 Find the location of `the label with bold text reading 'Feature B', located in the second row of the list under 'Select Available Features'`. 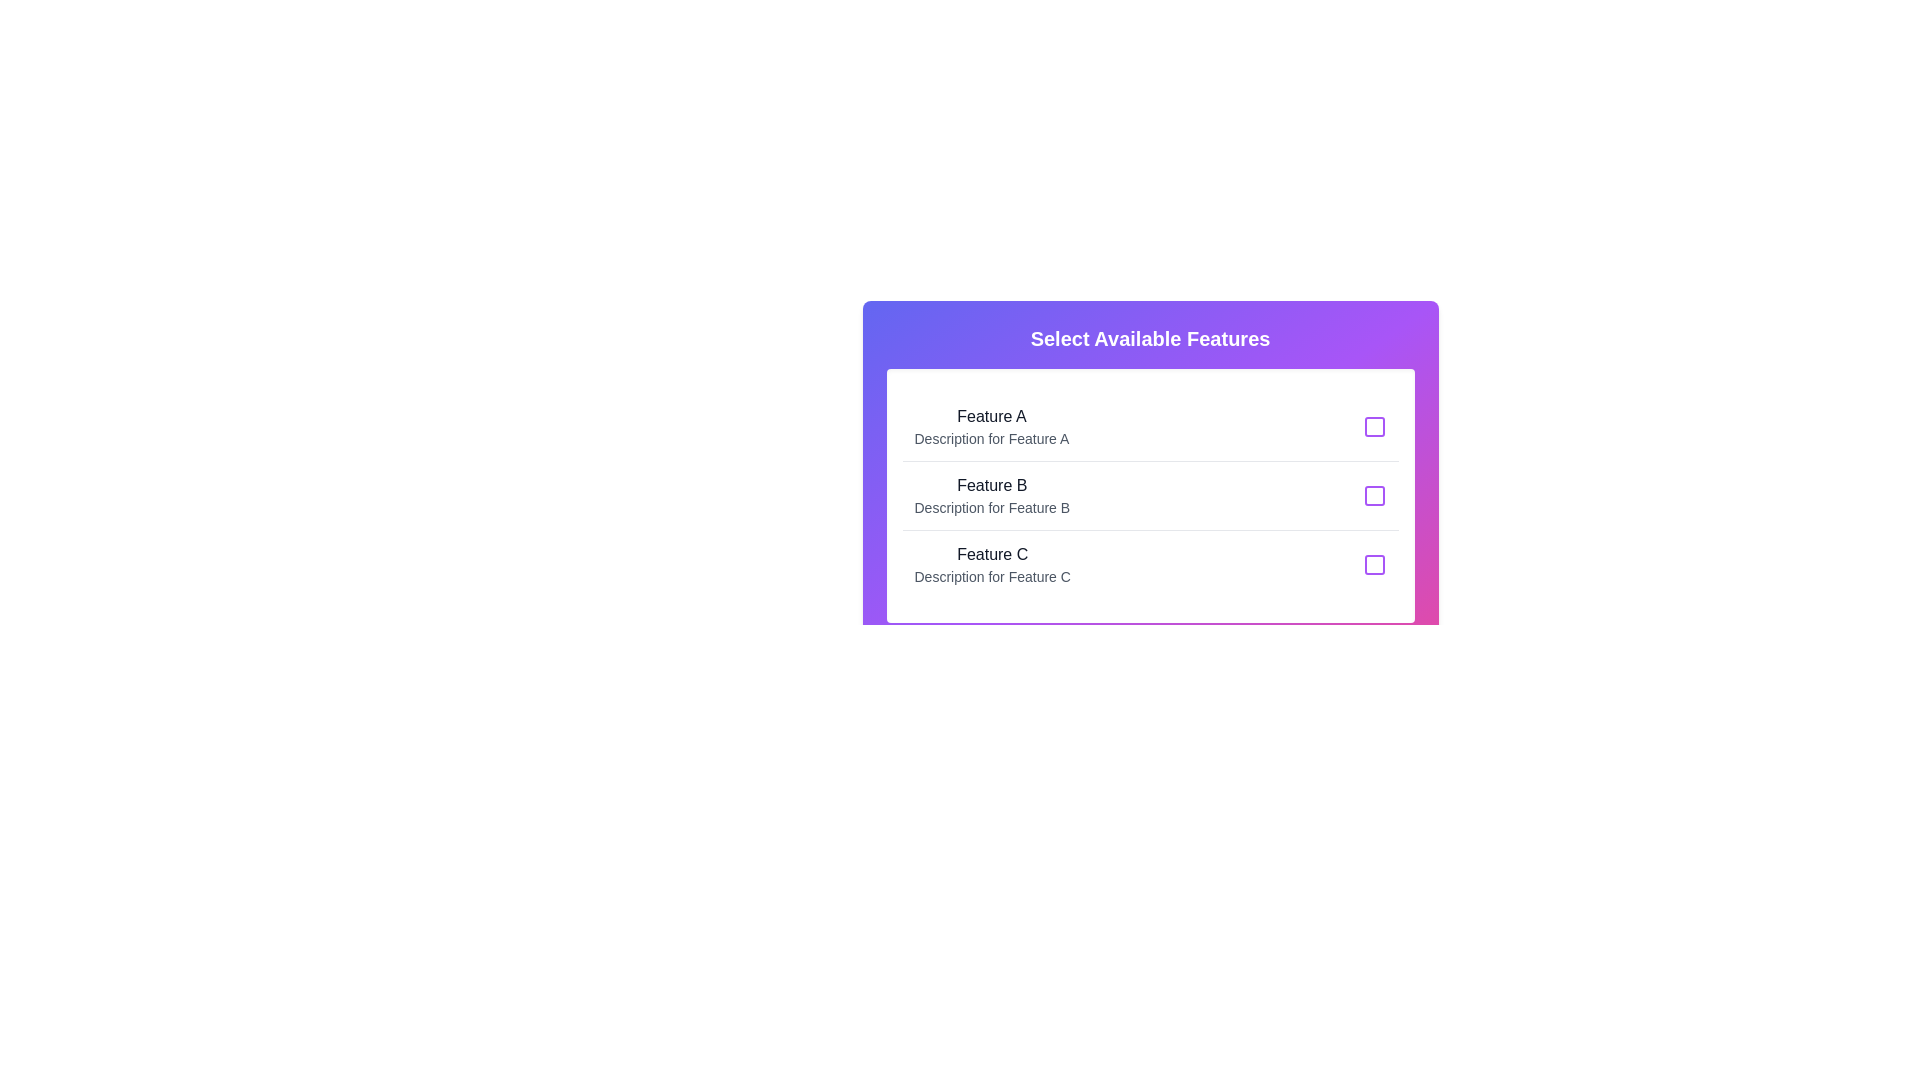

the label with bold text reading 'Feature B', located in the second row of the list under 'Select Available Features' is located at coordinates (992, 486).